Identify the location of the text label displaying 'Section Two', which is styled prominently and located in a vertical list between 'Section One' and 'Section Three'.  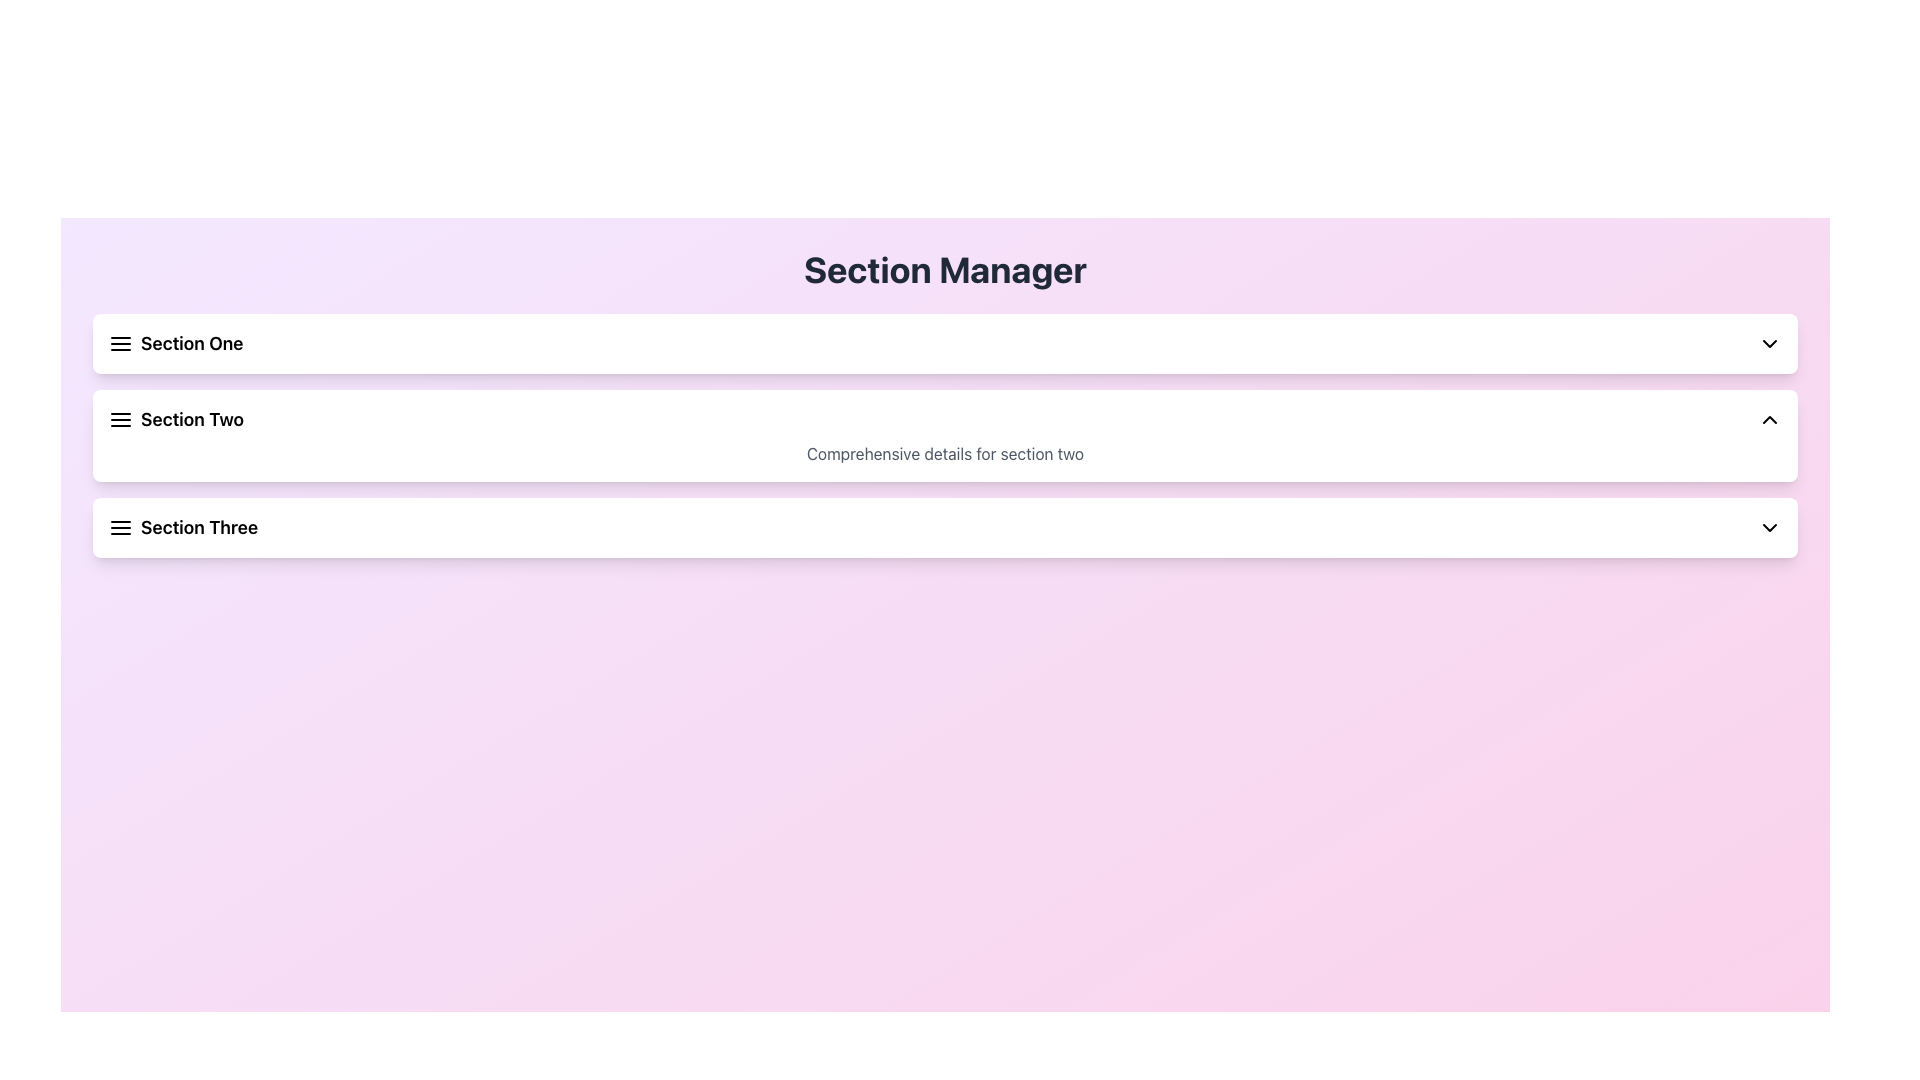
(176, 419).